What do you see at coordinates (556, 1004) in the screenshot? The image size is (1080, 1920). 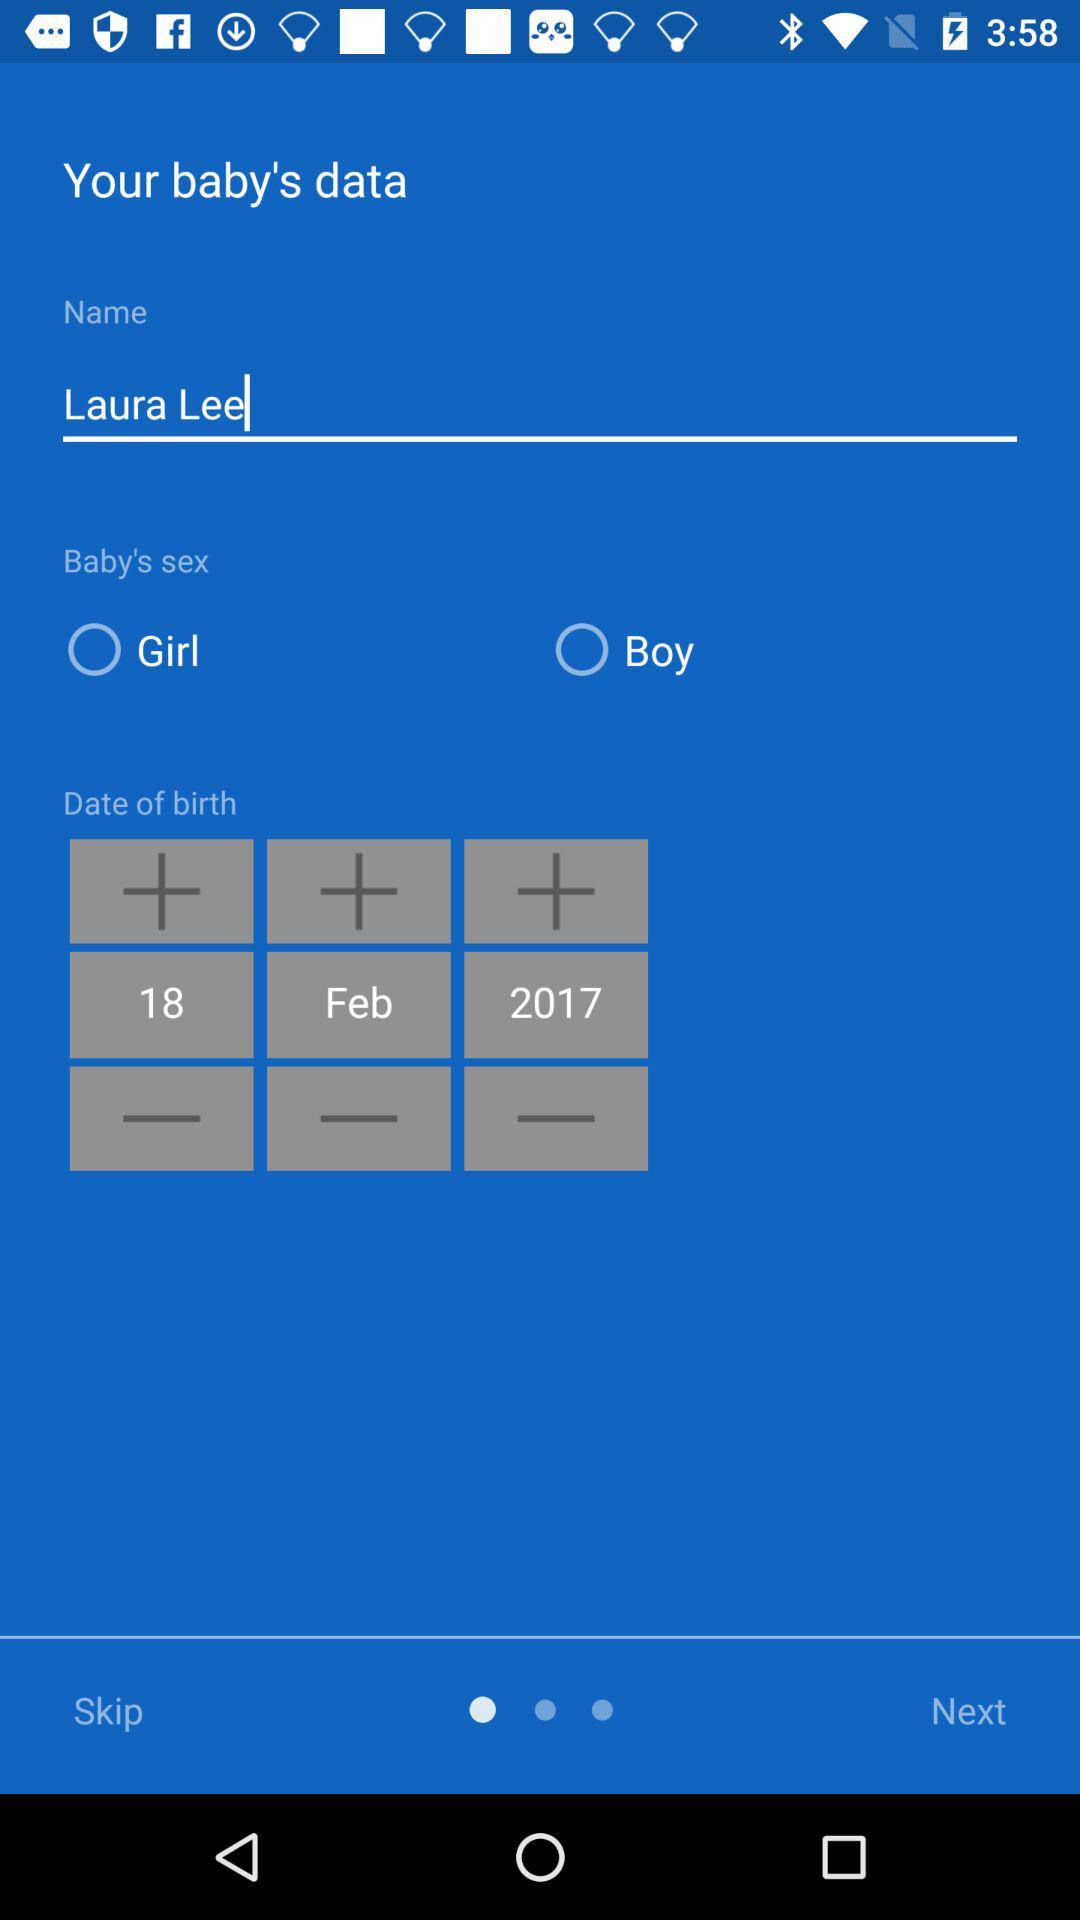 I see `2017 icon` at bounding box center [556, 1004].